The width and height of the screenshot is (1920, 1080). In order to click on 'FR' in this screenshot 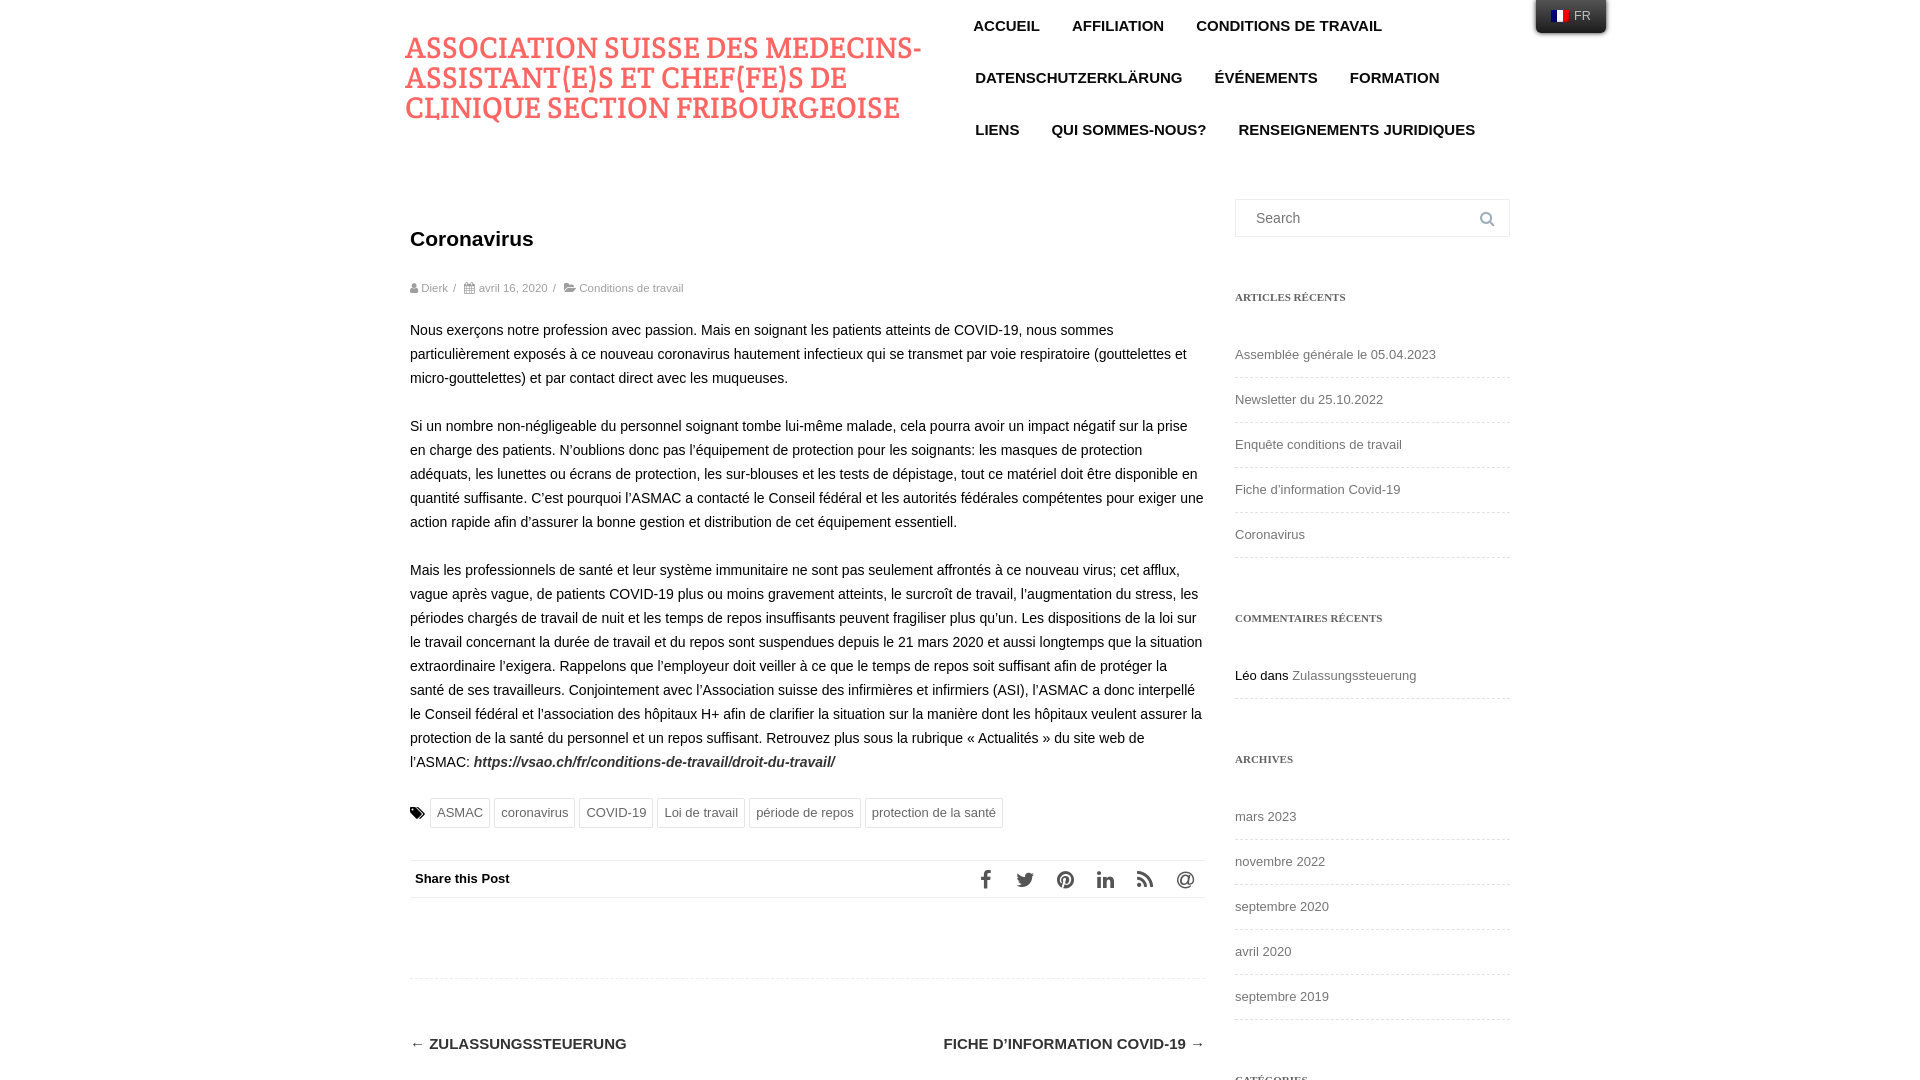, I will do `click(1535, 16)`.